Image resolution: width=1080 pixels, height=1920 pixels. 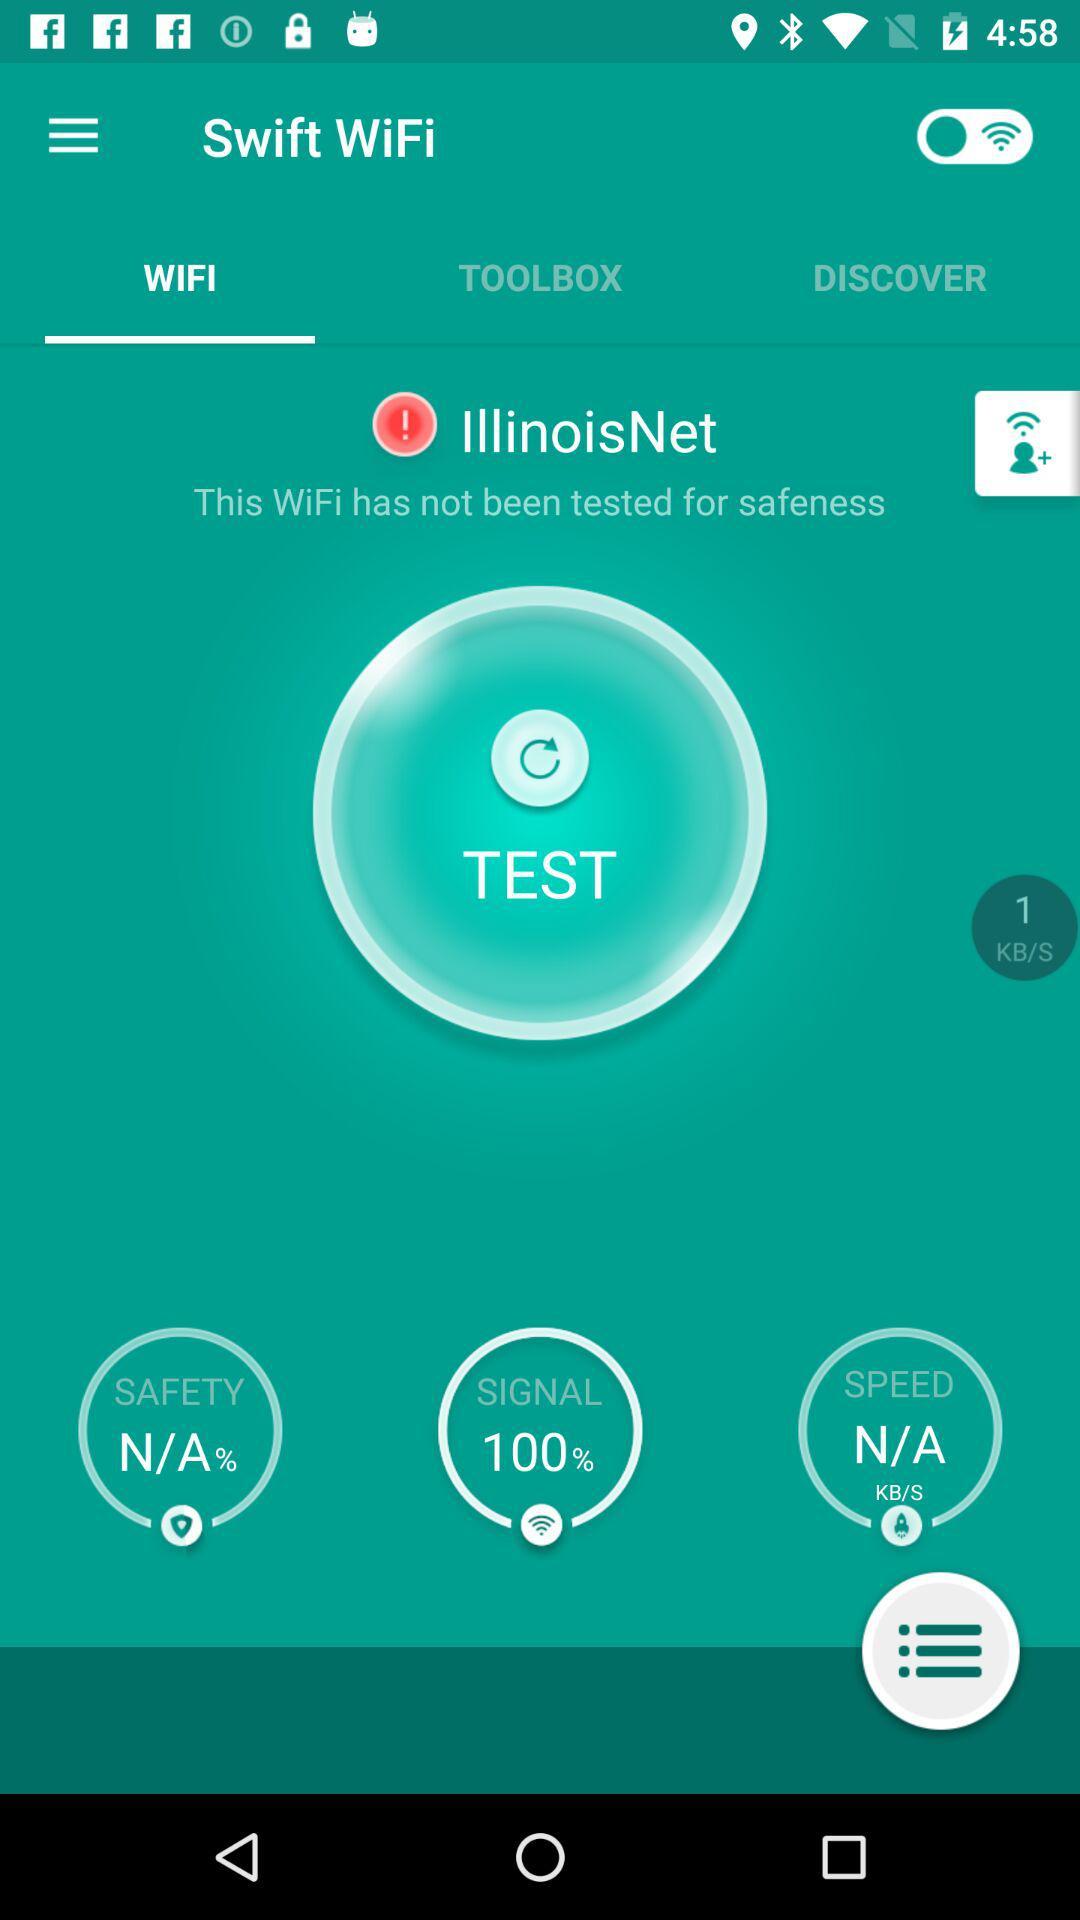 What do you see at coordinates (940, 1654) in the screenshot?
I see `the list icon` at bounding box center [940, 1654].